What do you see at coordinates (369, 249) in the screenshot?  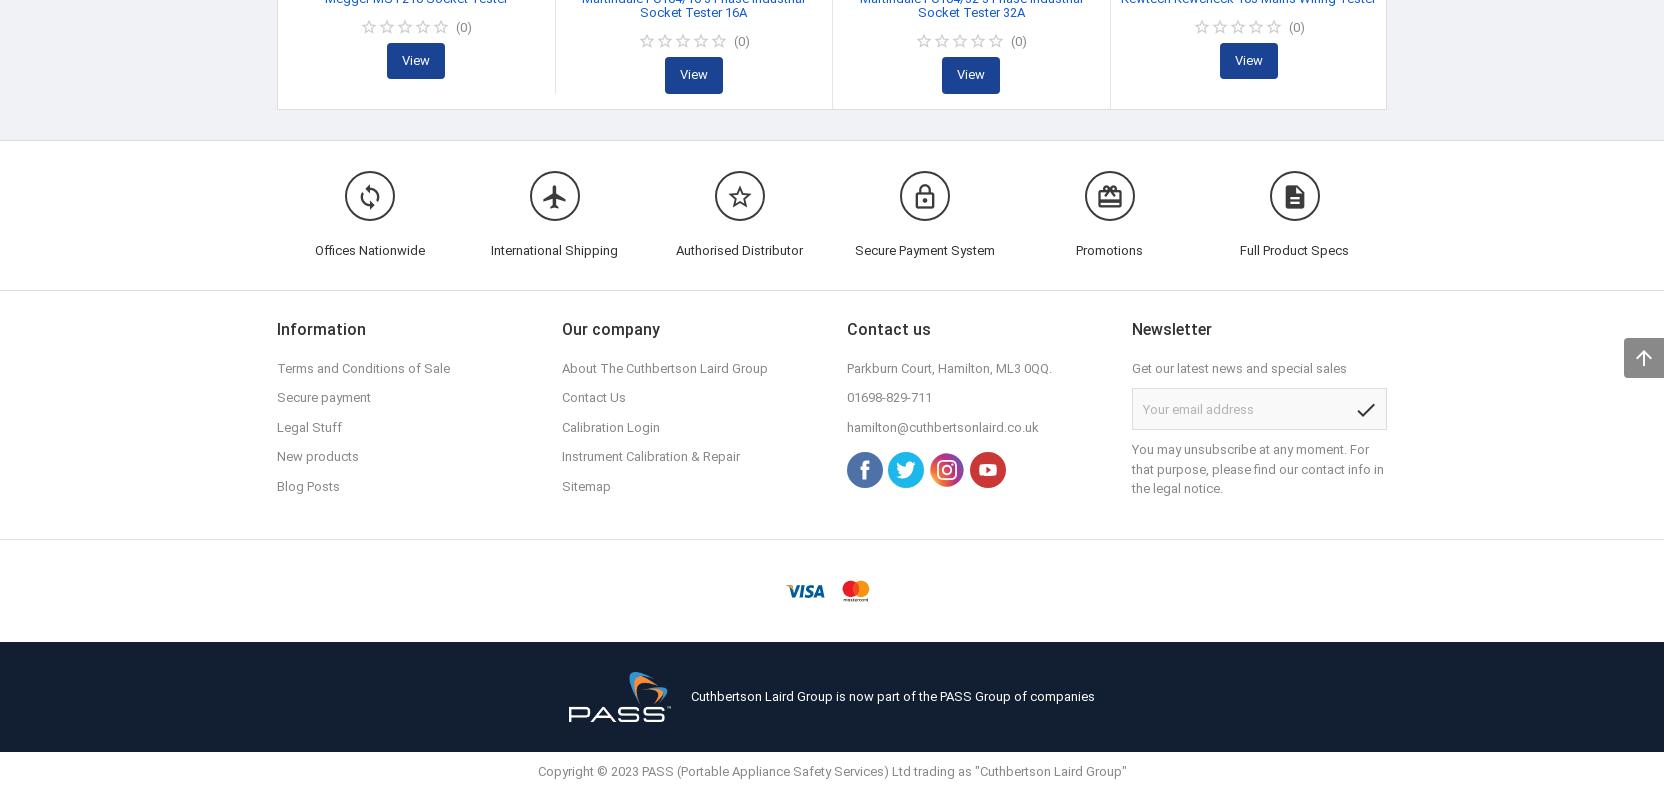 I see `'Offices Nationwide'` at bounding box center [369, 249].